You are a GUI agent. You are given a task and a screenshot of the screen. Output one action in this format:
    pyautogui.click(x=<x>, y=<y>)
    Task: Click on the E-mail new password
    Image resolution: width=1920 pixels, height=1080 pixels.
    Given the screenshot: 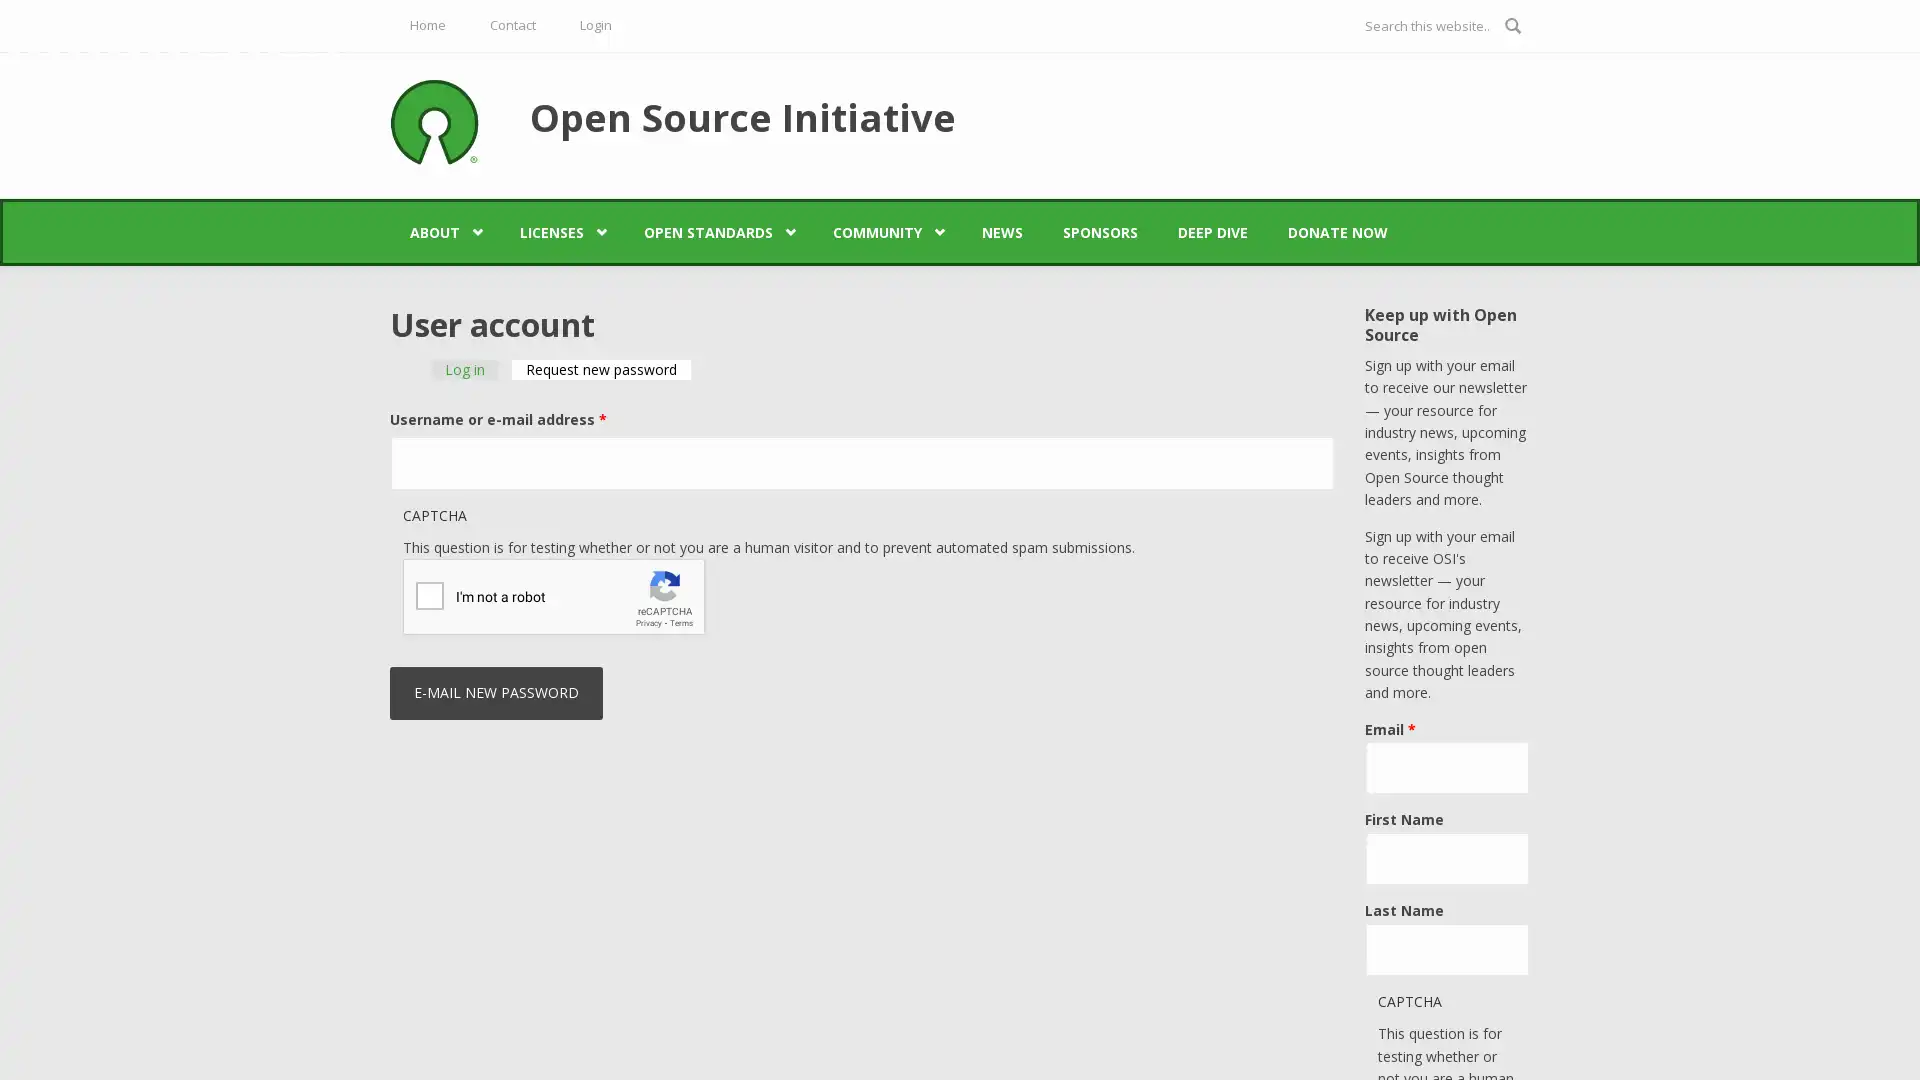 What is the action you would take?
    pyautogui.click(x=496, y=692)
    